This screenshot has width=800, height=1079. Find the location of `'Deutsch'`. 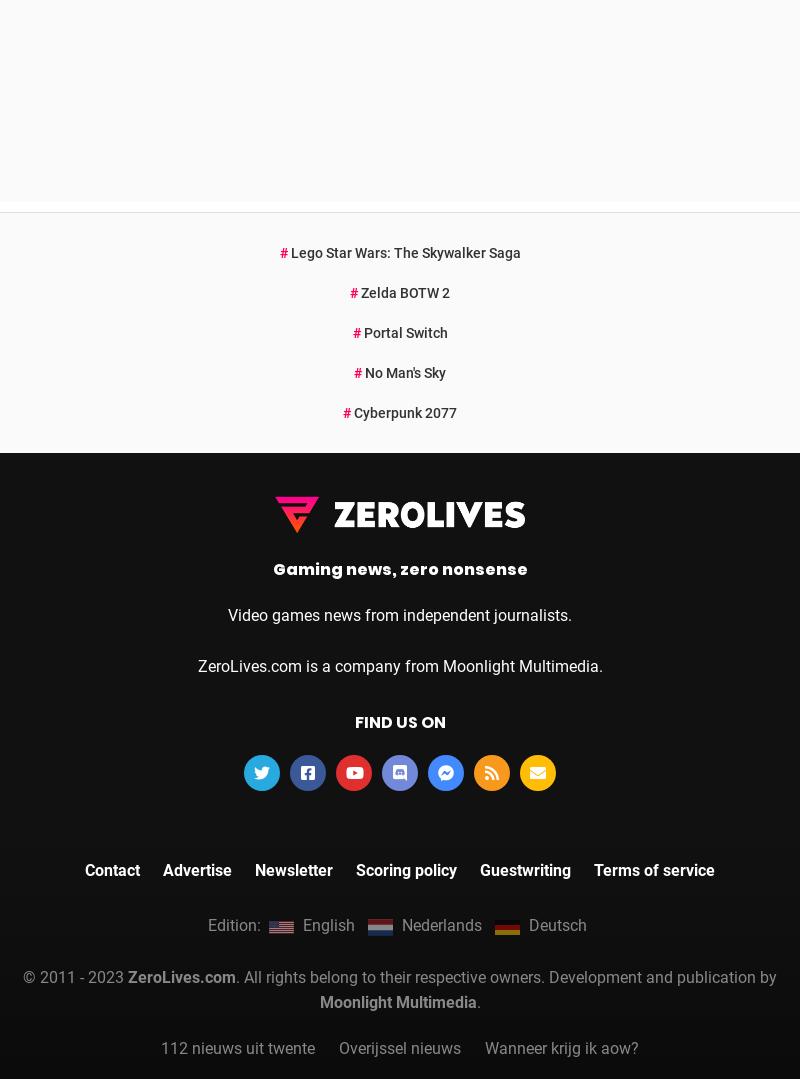

'Deutsch' is located at coordinates (558, 644).